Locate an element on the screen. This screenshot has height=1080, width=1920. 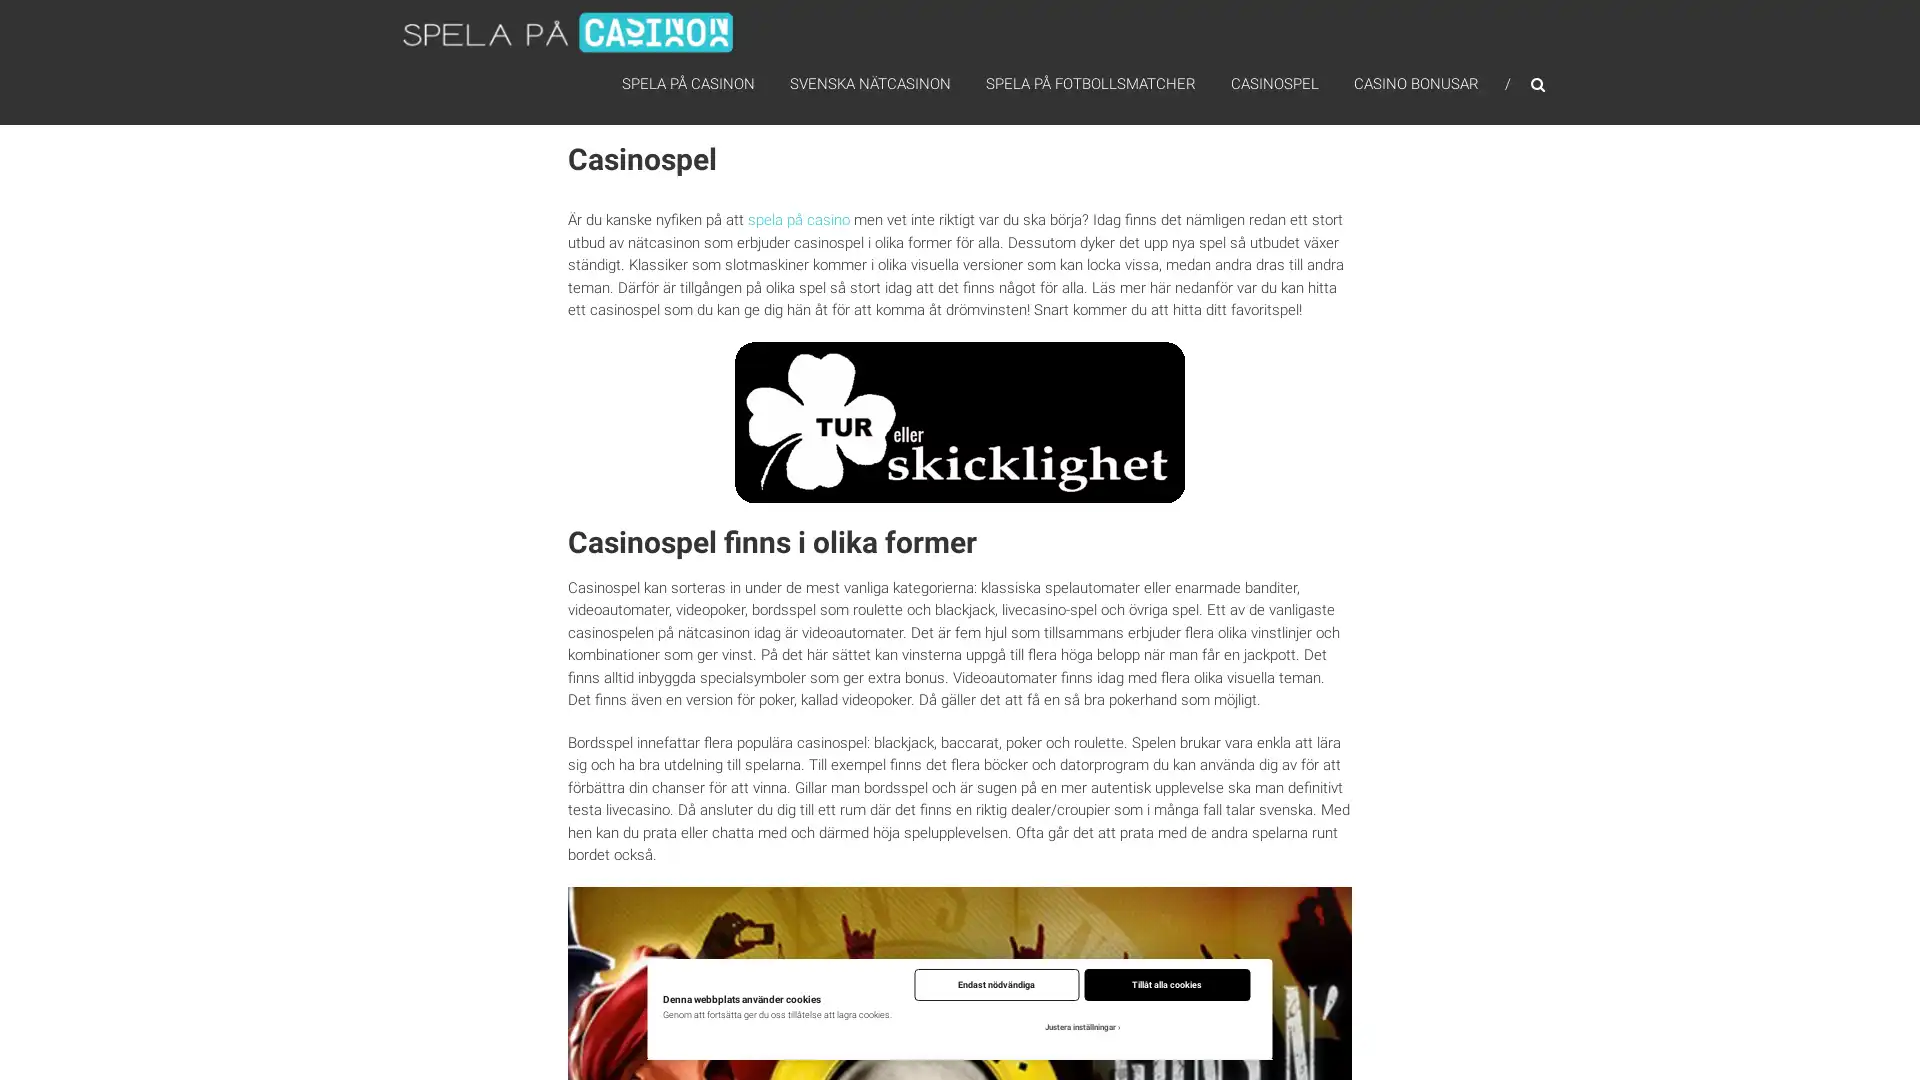
Endast nodvandiga is located at coordinates (996, 983).